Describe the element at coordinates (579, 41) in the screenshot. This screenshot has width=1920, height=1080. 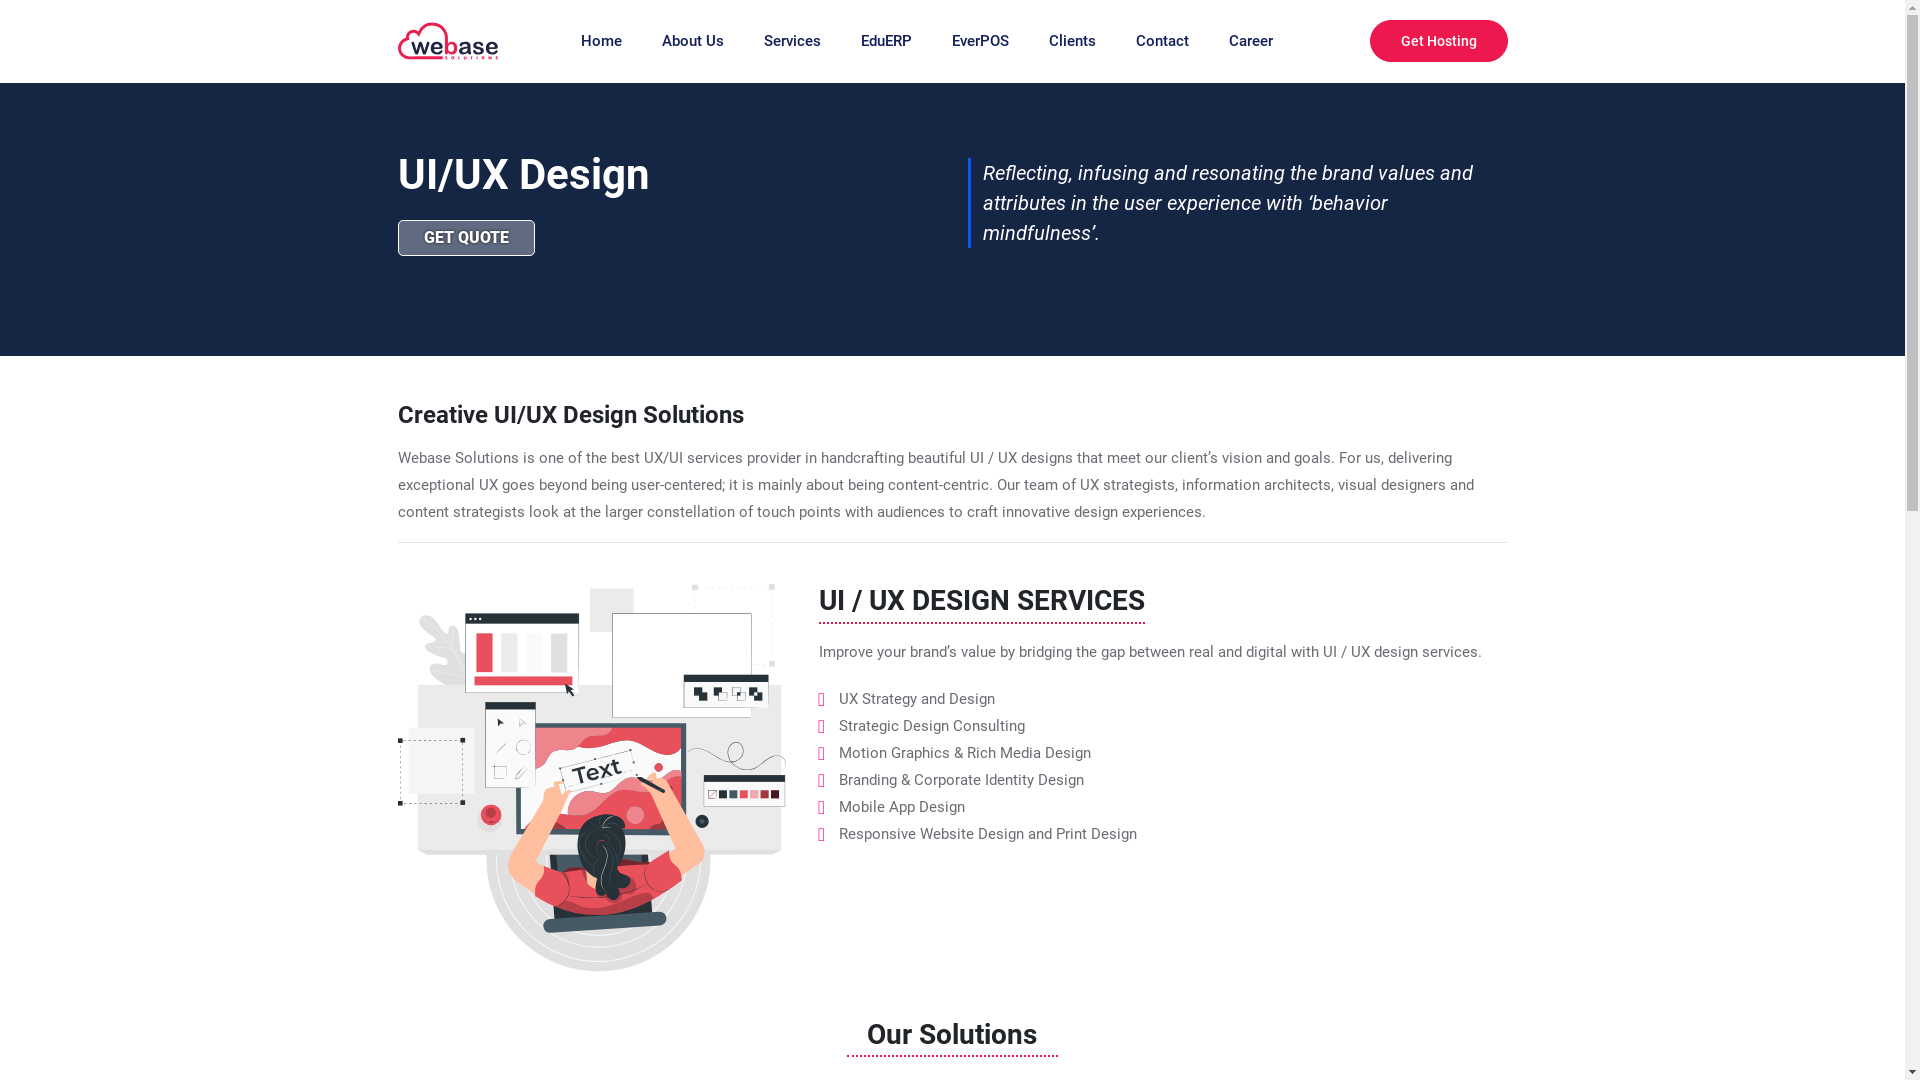
I see `'Home'` at that location.